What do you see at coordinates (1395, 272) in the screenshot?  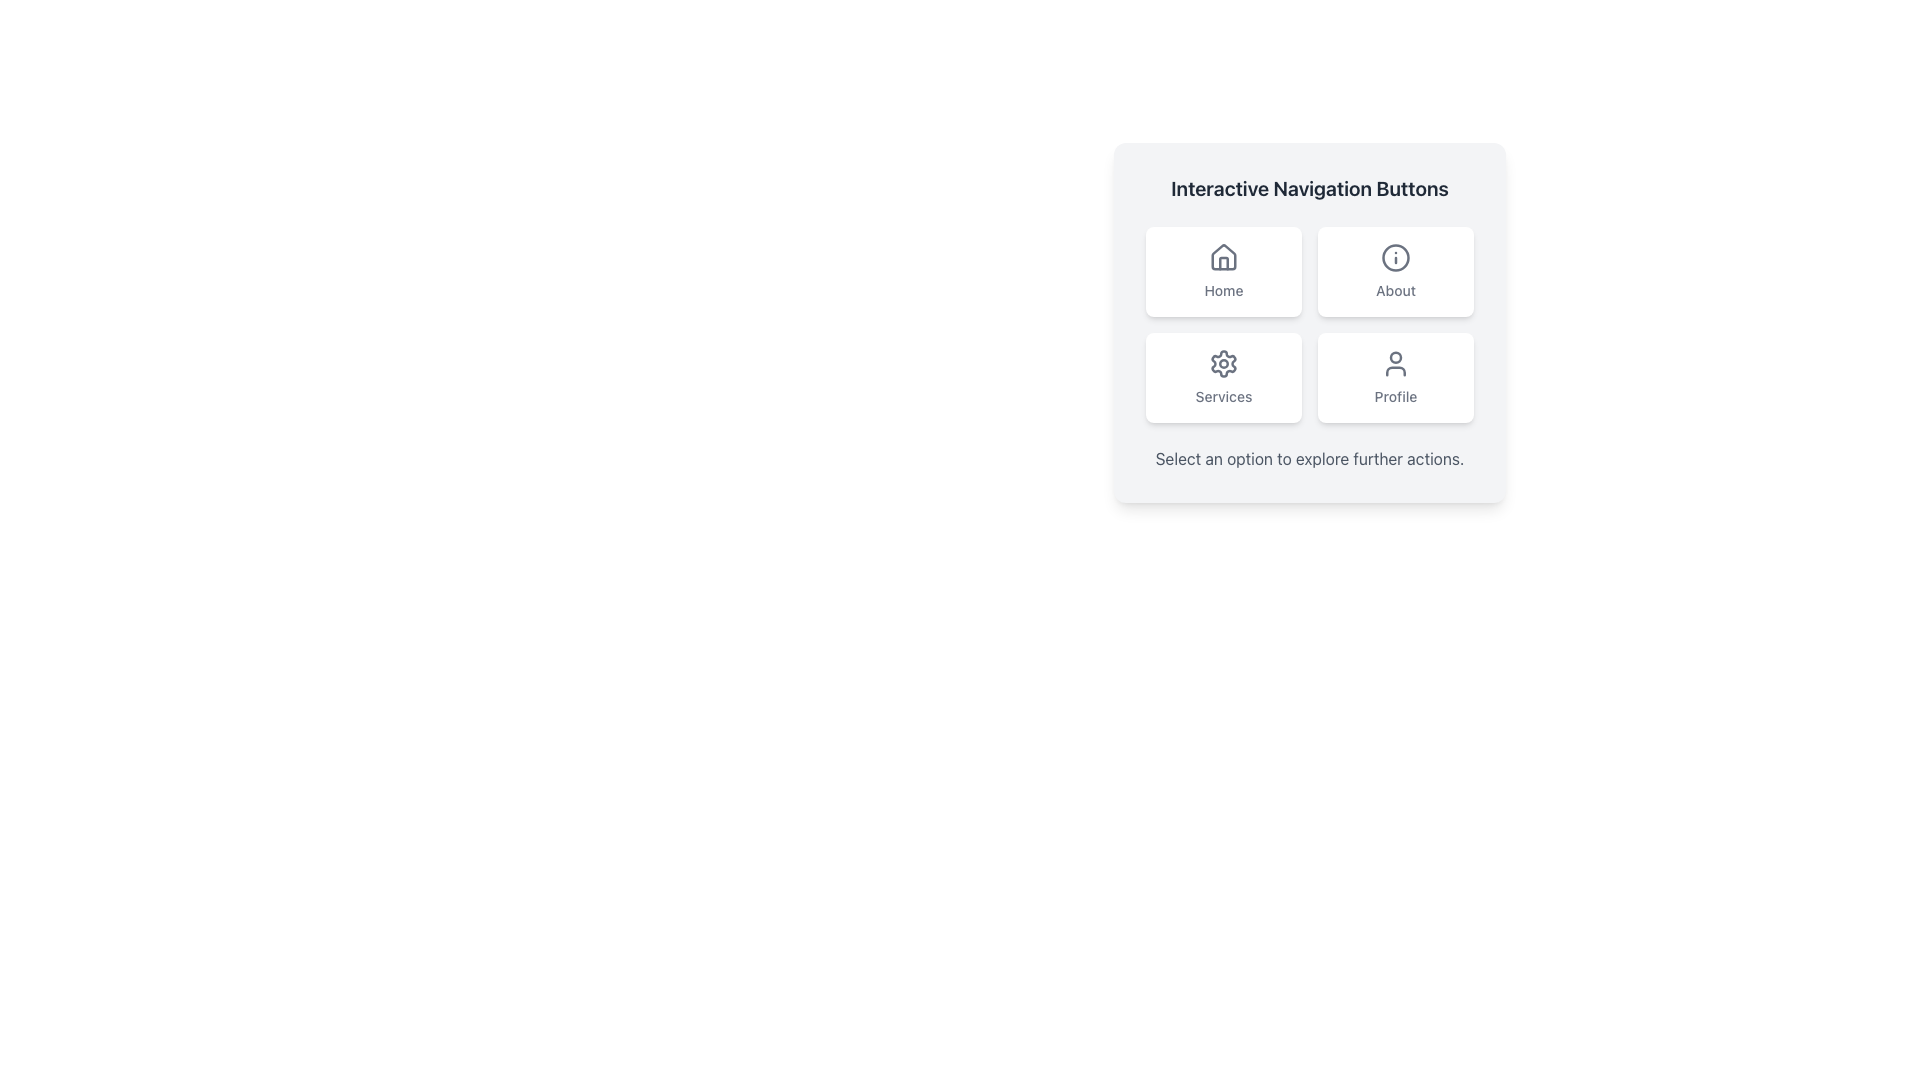 I see `the 'About' button with a white background and an information icon` at bounding box center [1395, 272].